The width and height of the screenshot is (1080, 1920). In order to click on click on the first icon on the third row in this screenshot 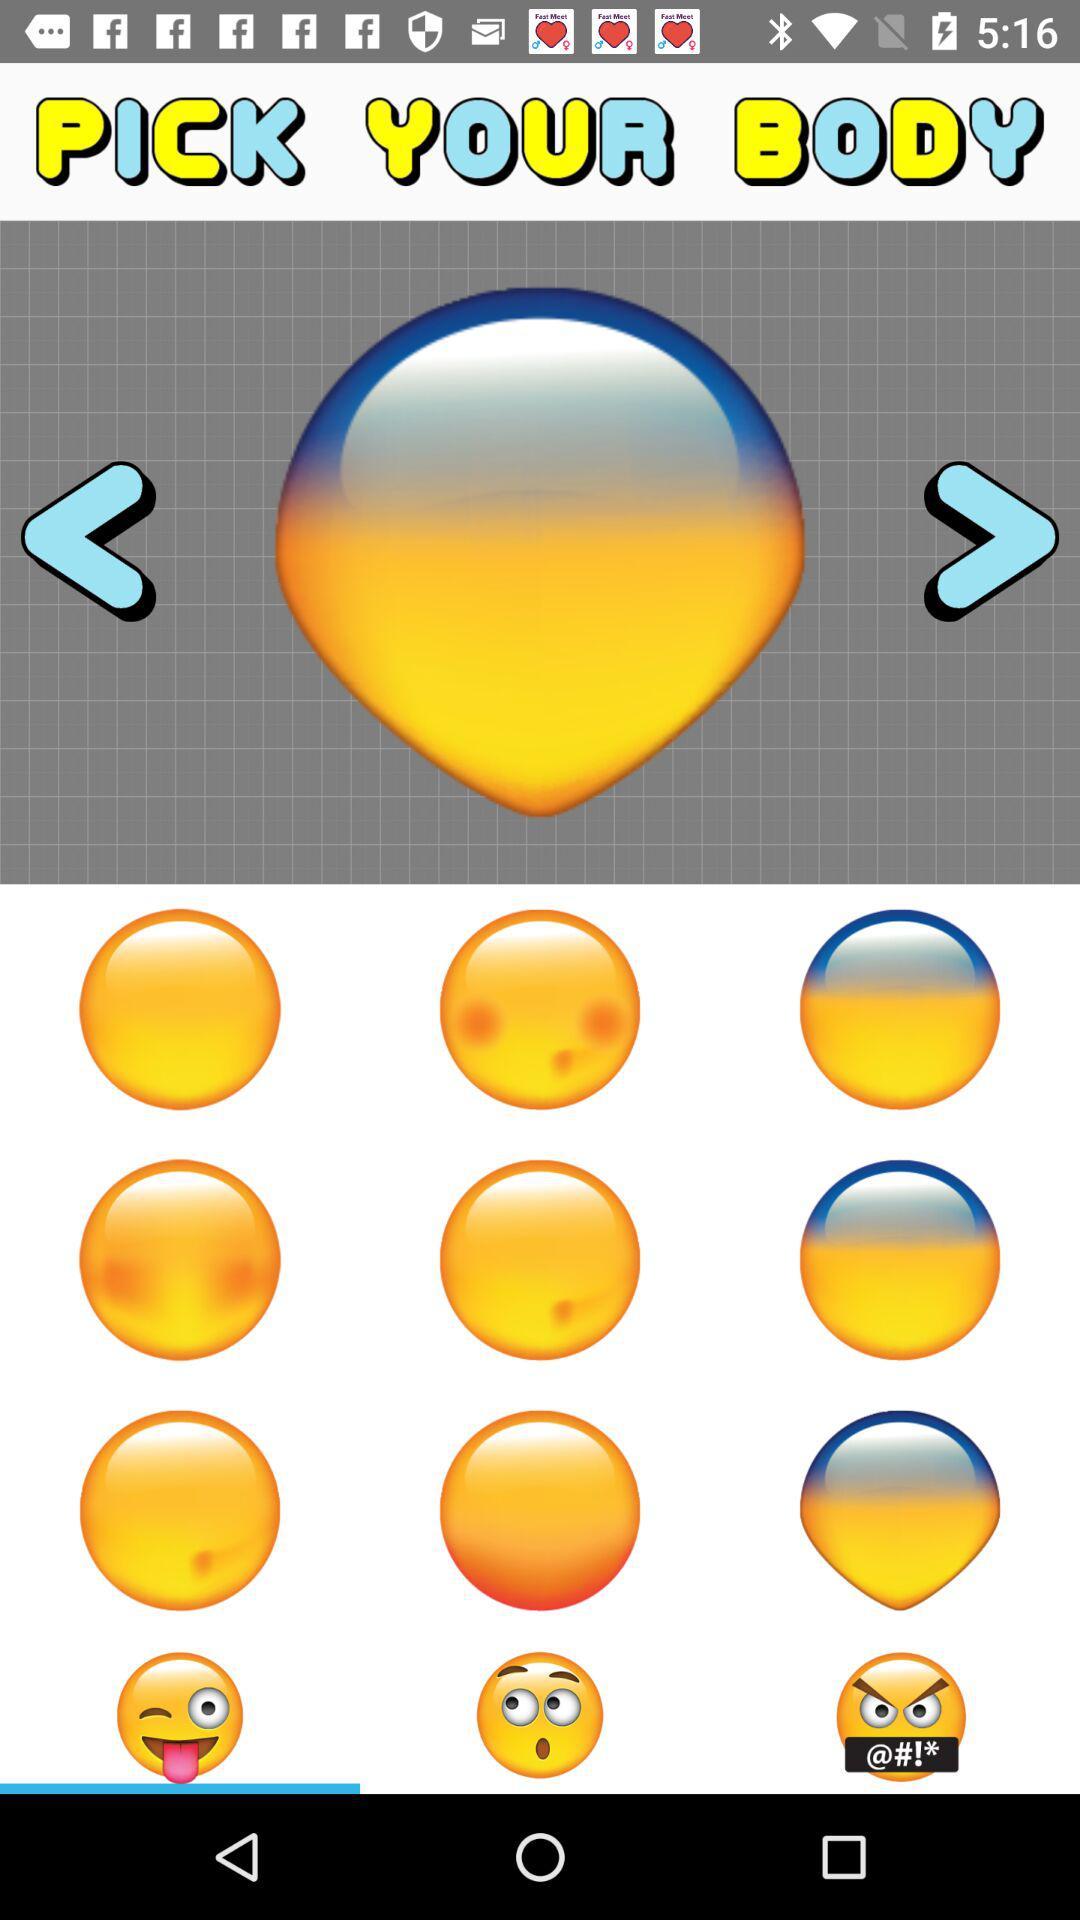, I will do `click(180, 1510)`.